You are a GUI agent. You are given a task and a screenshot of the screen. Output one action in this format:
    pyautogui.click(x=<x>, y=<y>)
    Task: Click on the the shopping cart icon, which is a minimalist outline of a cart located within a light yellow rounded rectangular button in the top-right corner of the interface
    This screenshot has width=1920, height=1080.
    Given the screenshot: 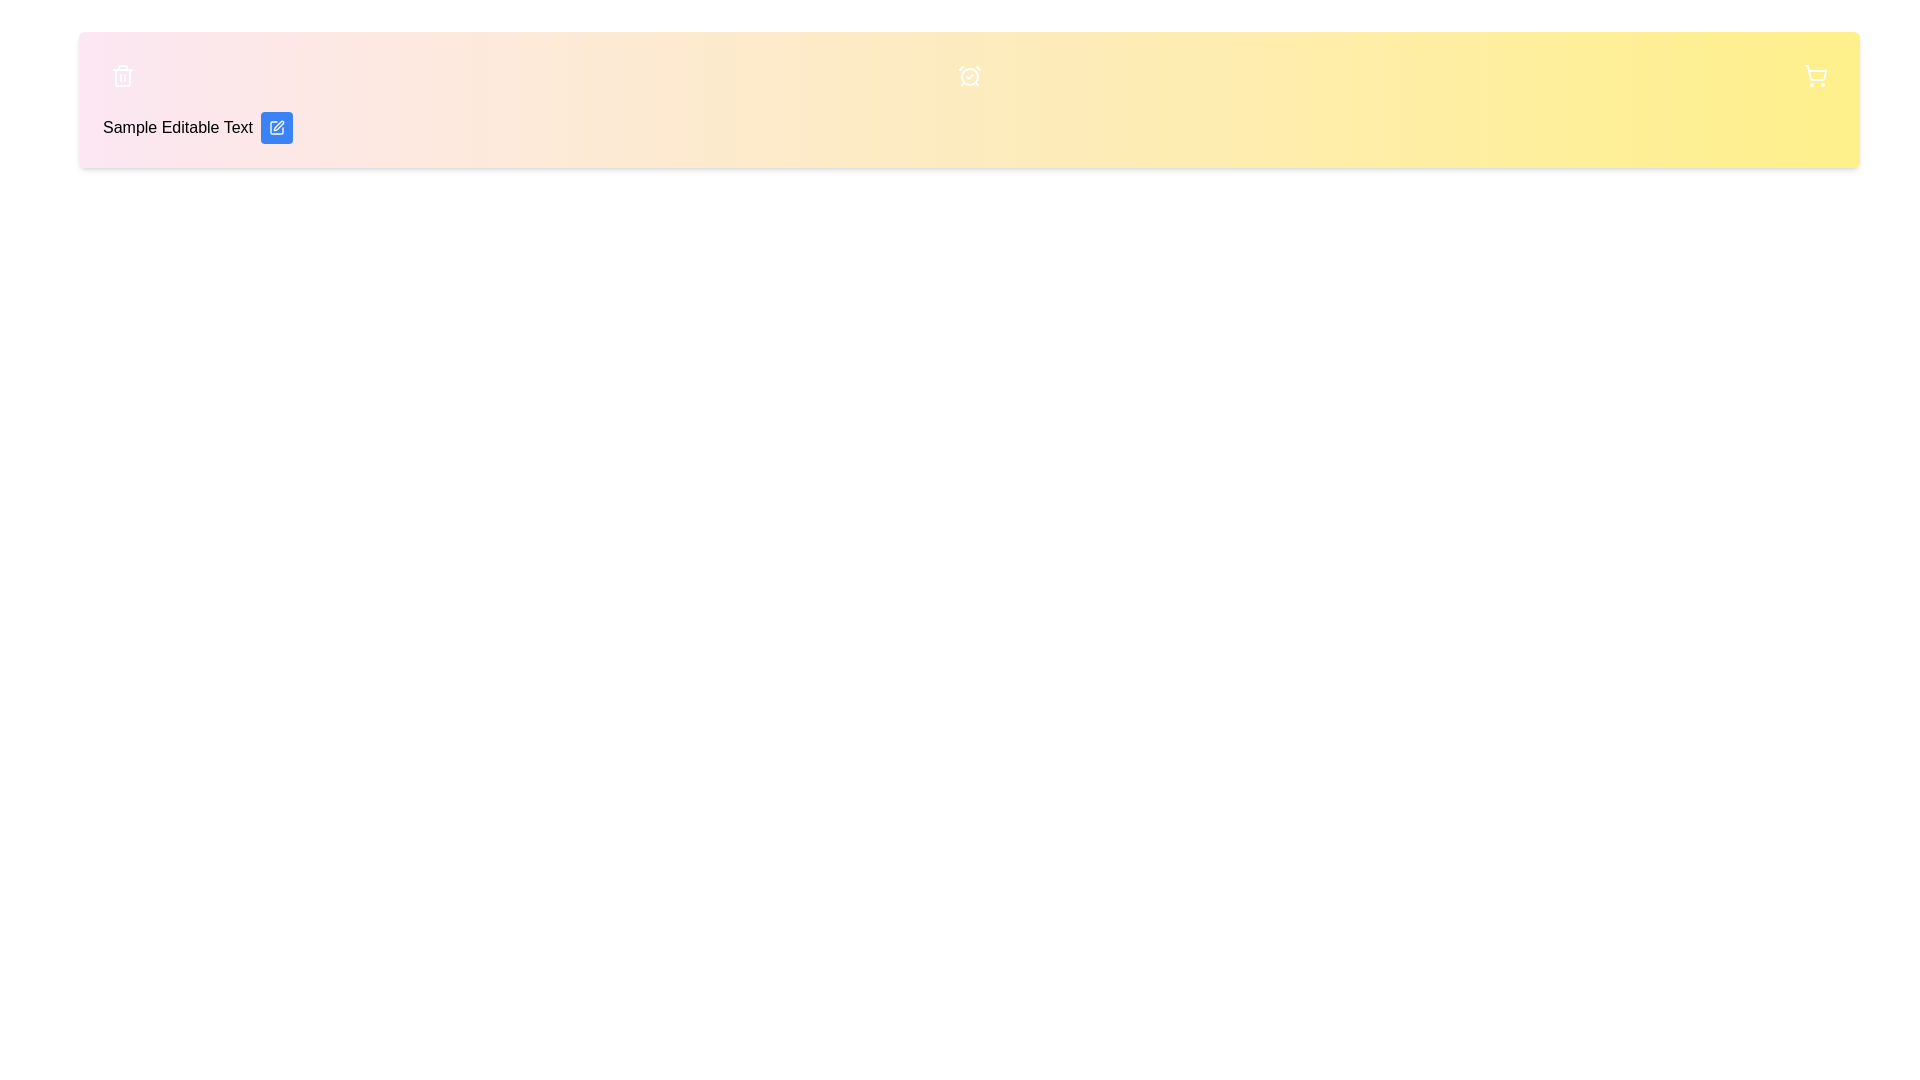 What is the action you would take?
    pyautogui.click(x=1815, y=75)
    